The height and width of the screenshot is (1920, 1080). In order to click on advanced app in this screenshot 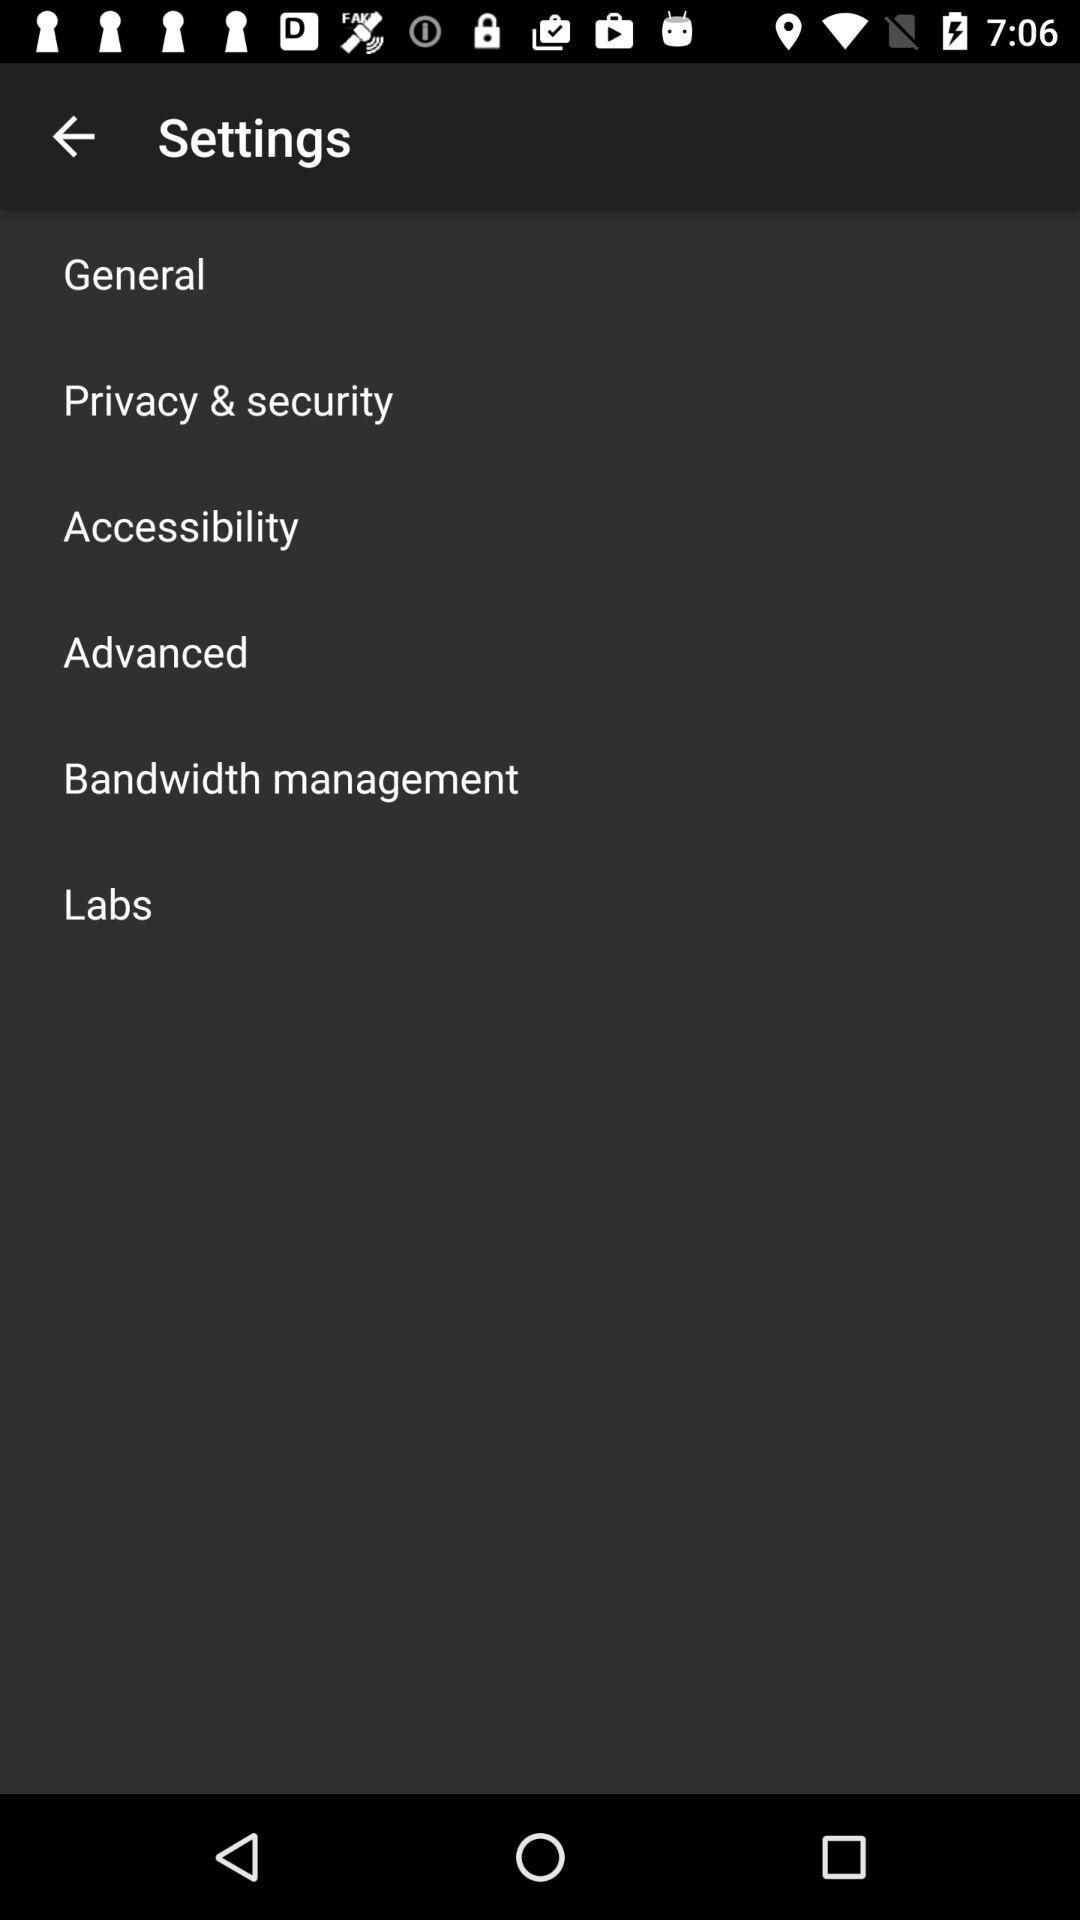, I will do `click(154, 651)`.